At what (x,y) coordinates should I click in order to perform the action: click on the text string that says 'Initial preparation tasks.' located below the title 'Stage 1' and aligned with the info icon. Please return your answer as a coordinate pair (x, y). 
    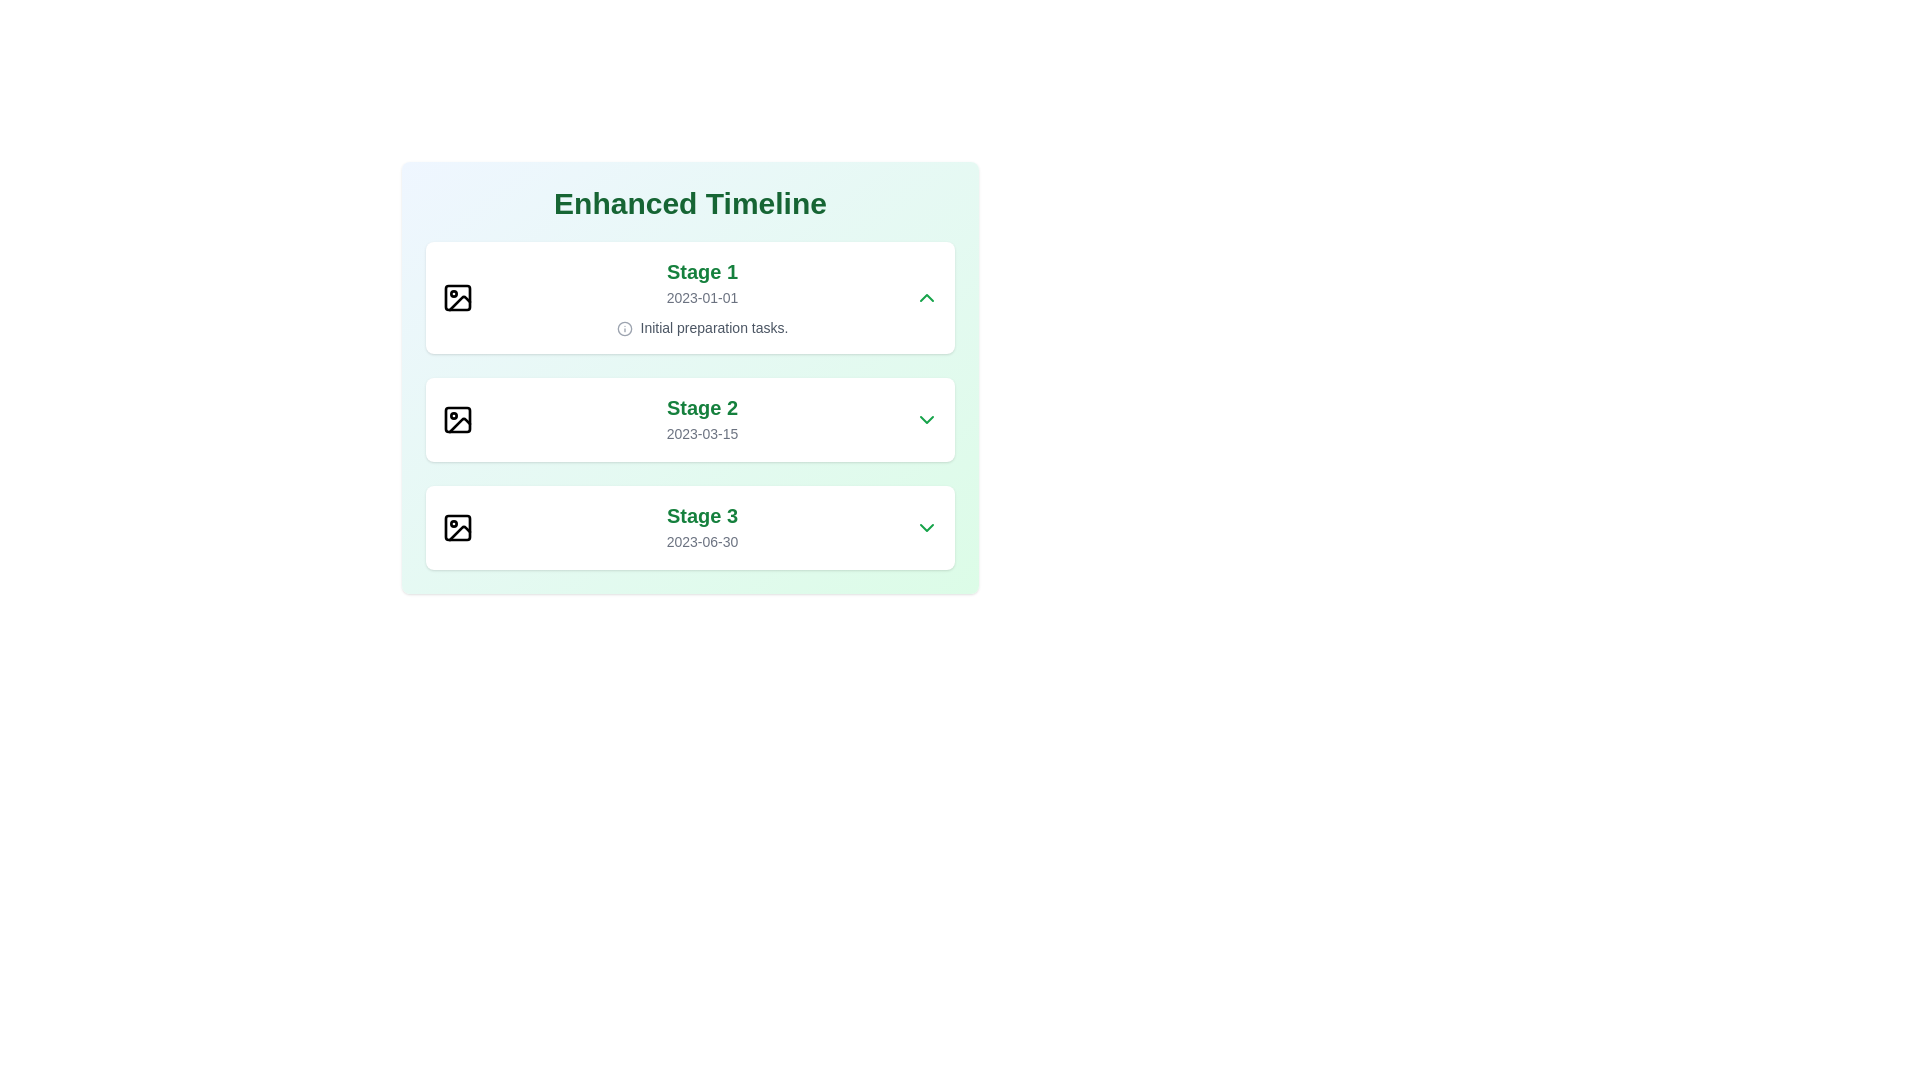
    Looking at the image, I should click on (702, 326).